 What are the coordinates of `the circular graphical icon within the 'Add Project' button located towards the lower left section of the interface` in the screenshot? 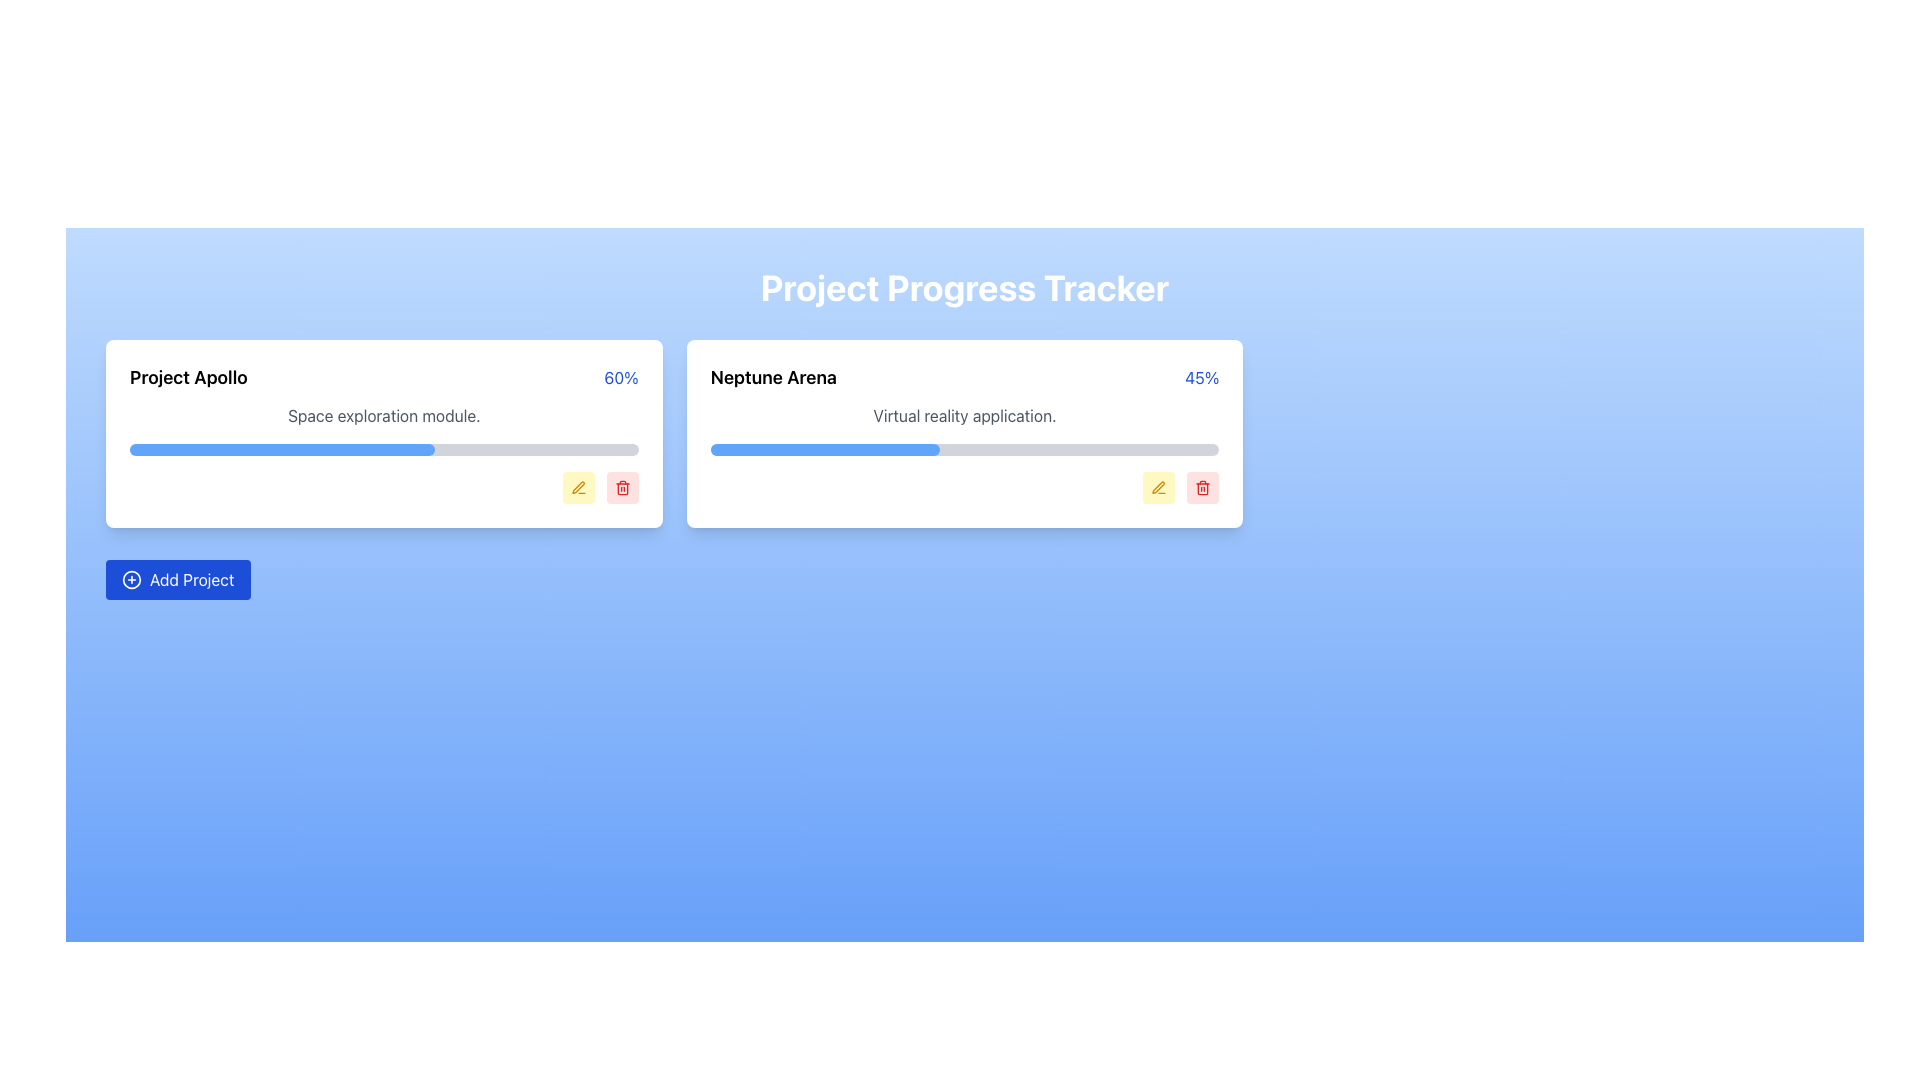 It's located at (131, 579).